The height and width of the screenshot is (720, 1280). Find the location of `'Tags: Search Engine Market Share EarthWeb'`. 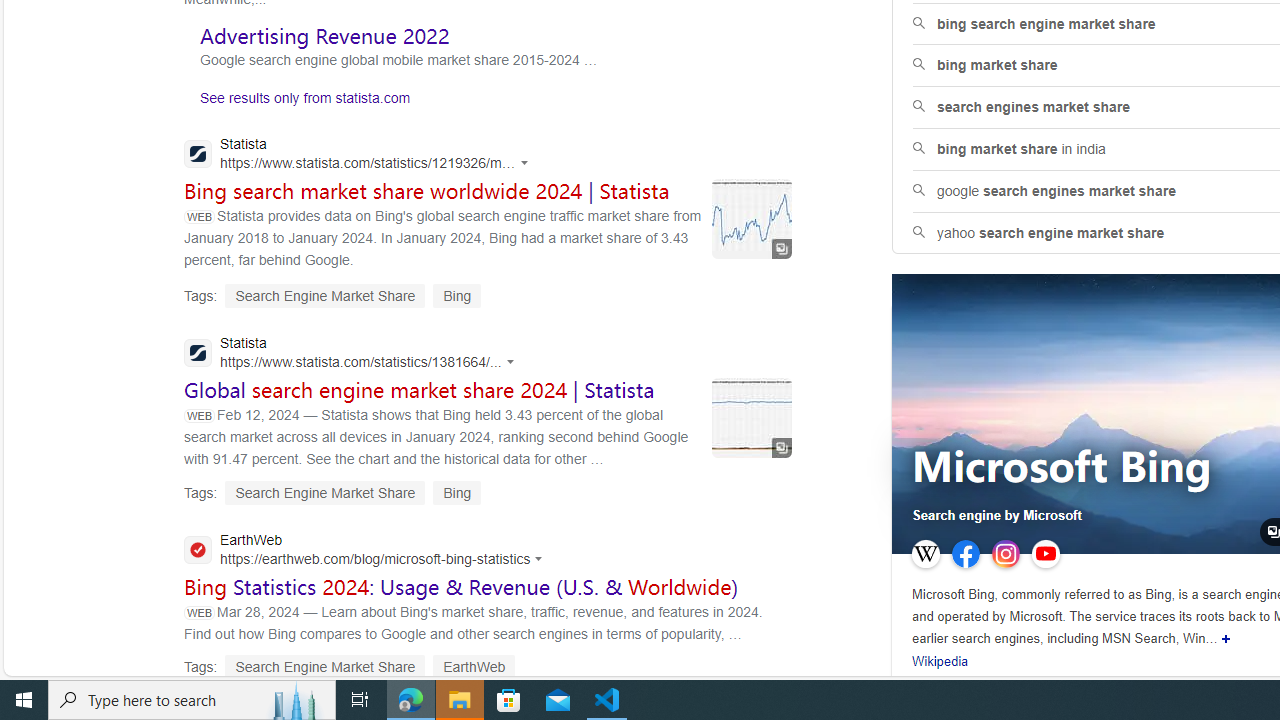

'Tags: Search Engine Market Share EarthWeb' is located at coordinates (350, 667).